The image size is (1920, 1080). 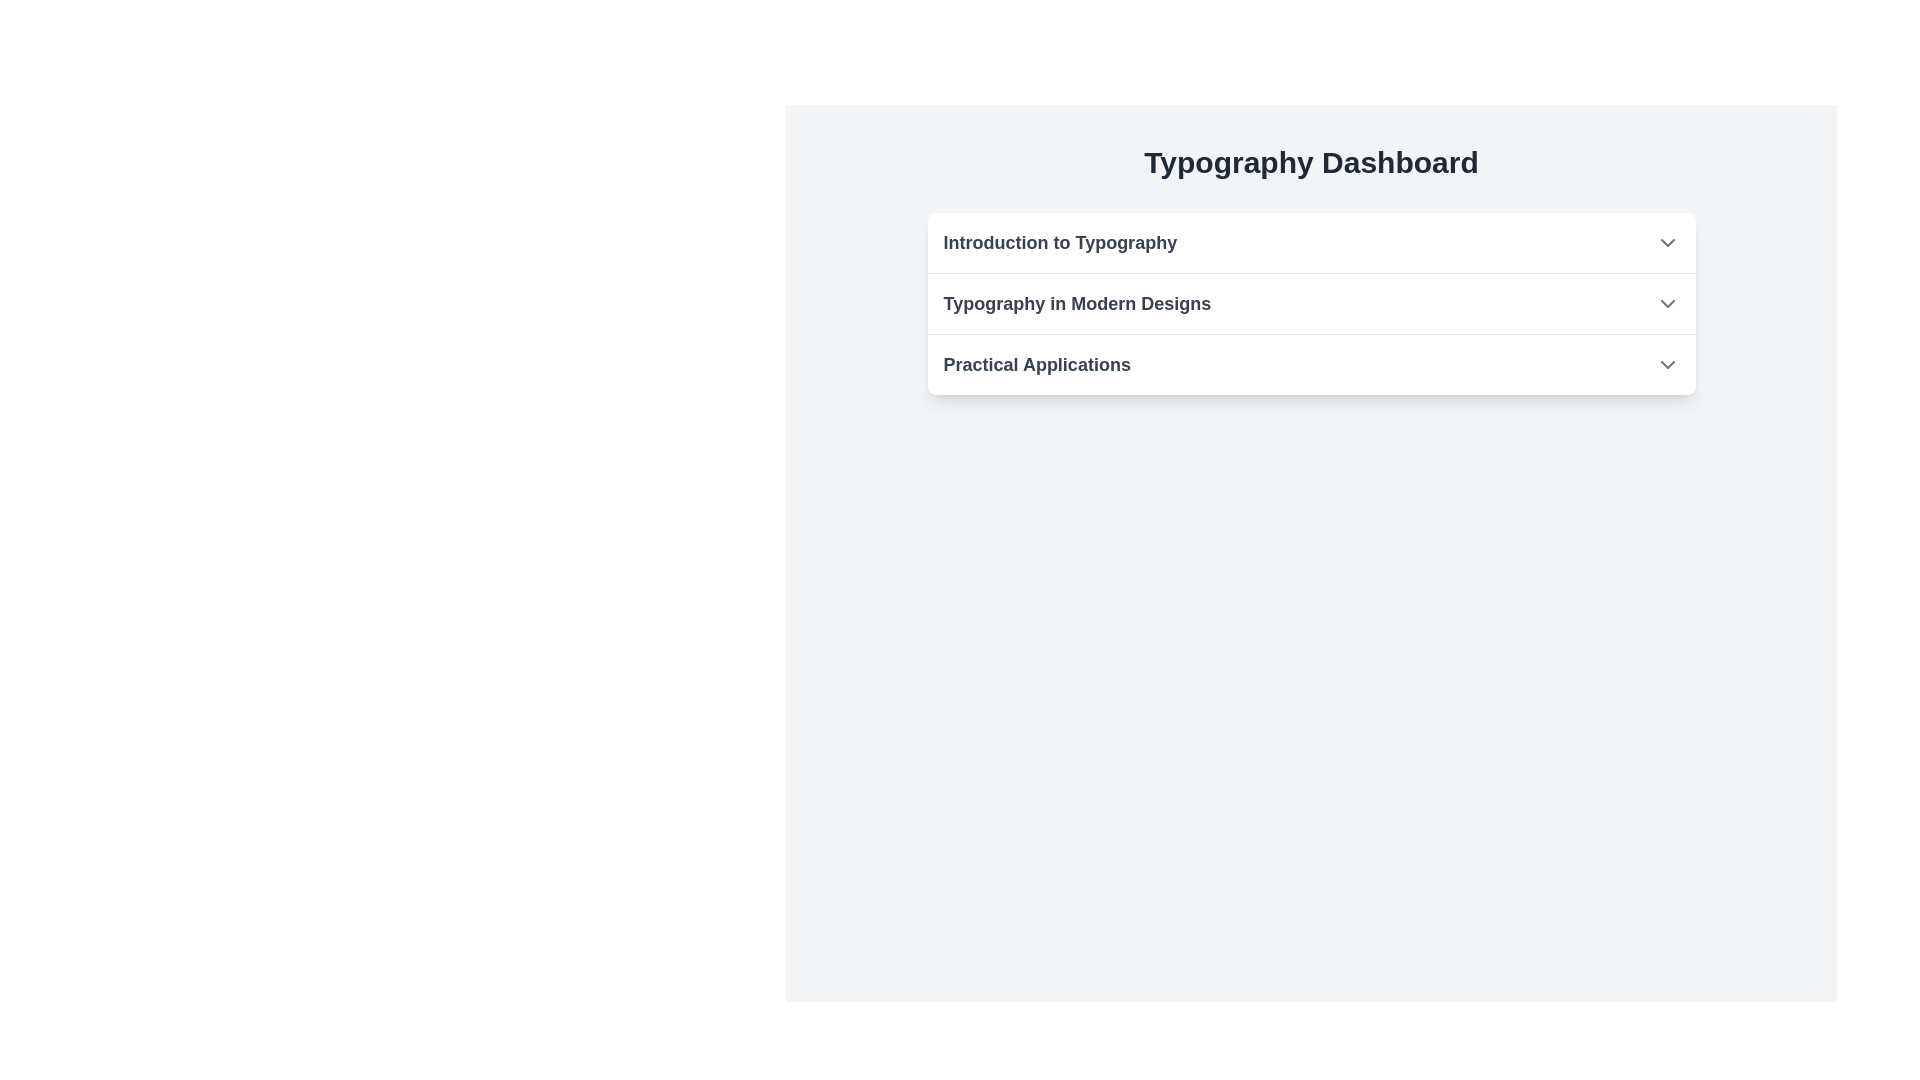 What do you see at coordinates (1311, 304) in the screenshot?
I see `the 'Typography in Modern Designs' button-like interactive item` at bounding box center [1311, 304].